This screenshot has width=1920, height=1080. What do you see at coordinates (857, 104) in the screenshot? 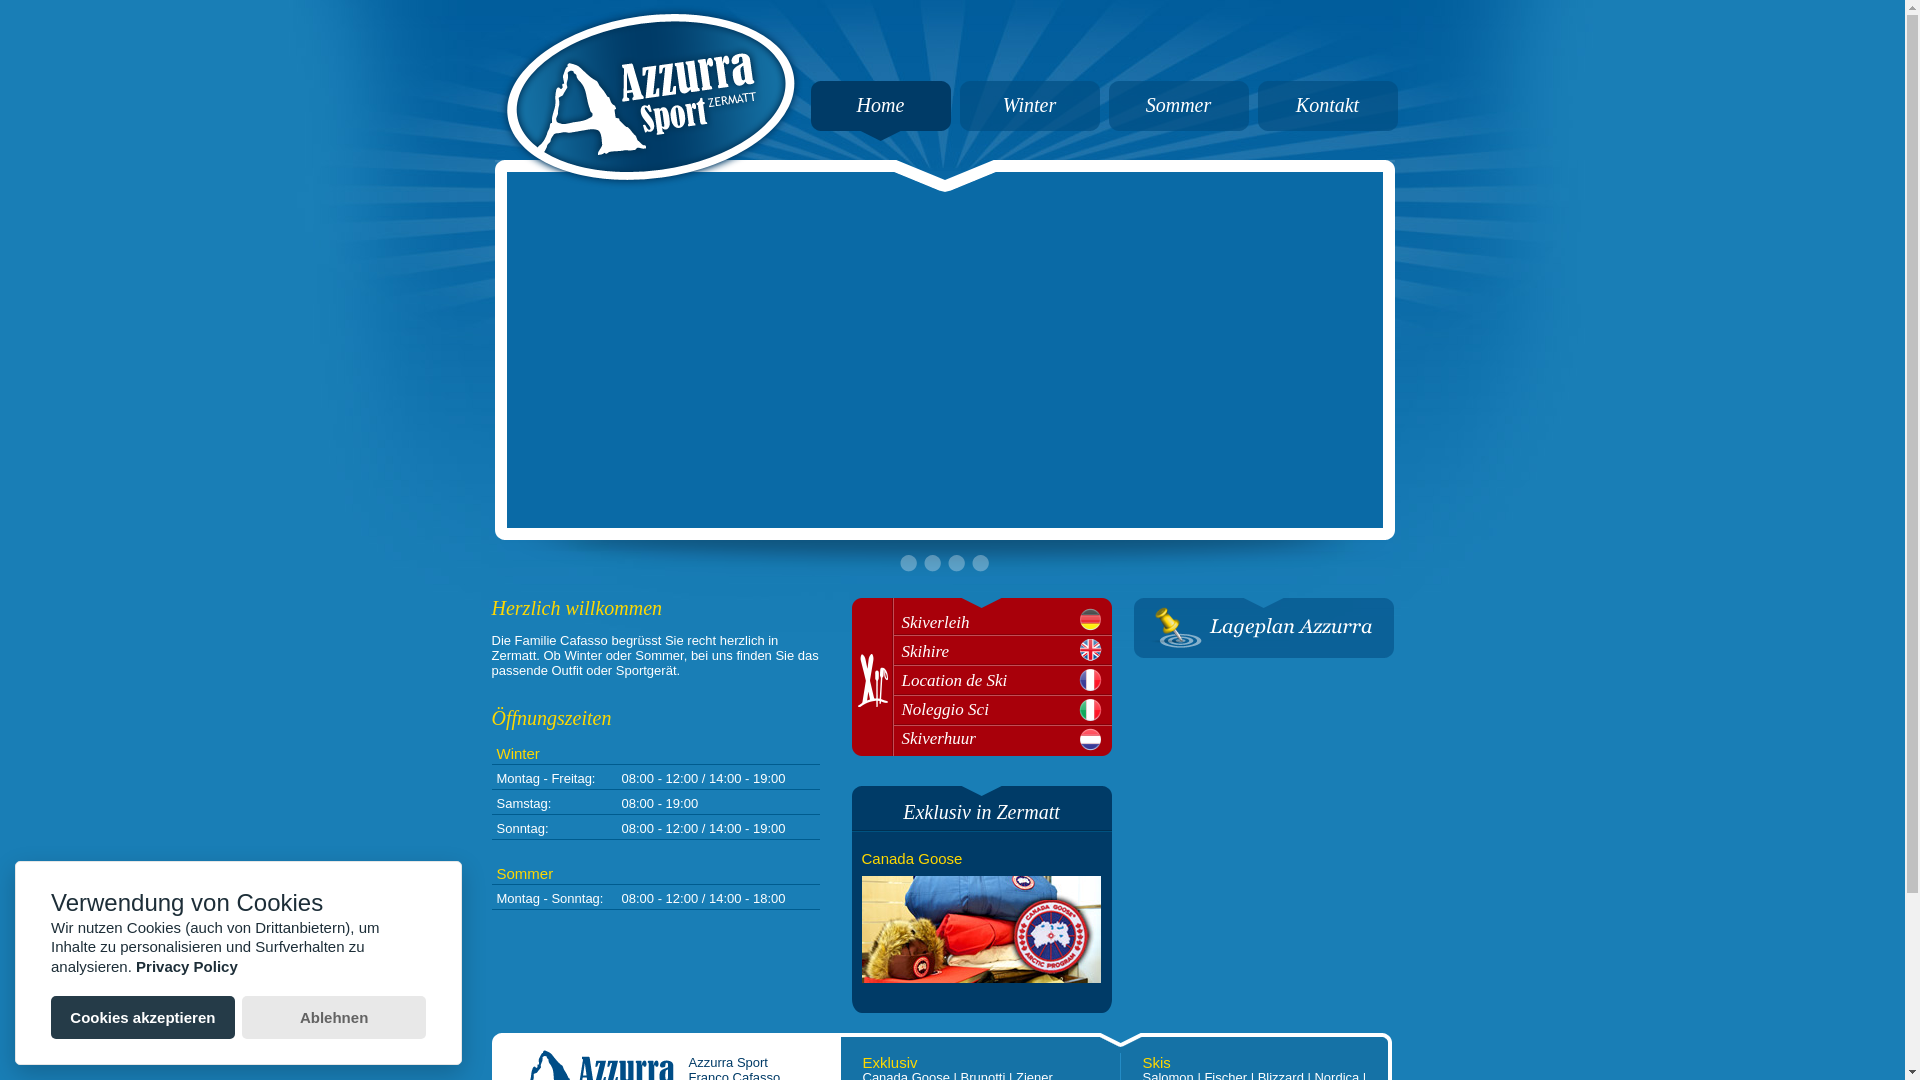
I see `'Home'` at bounding box center [857, 104].